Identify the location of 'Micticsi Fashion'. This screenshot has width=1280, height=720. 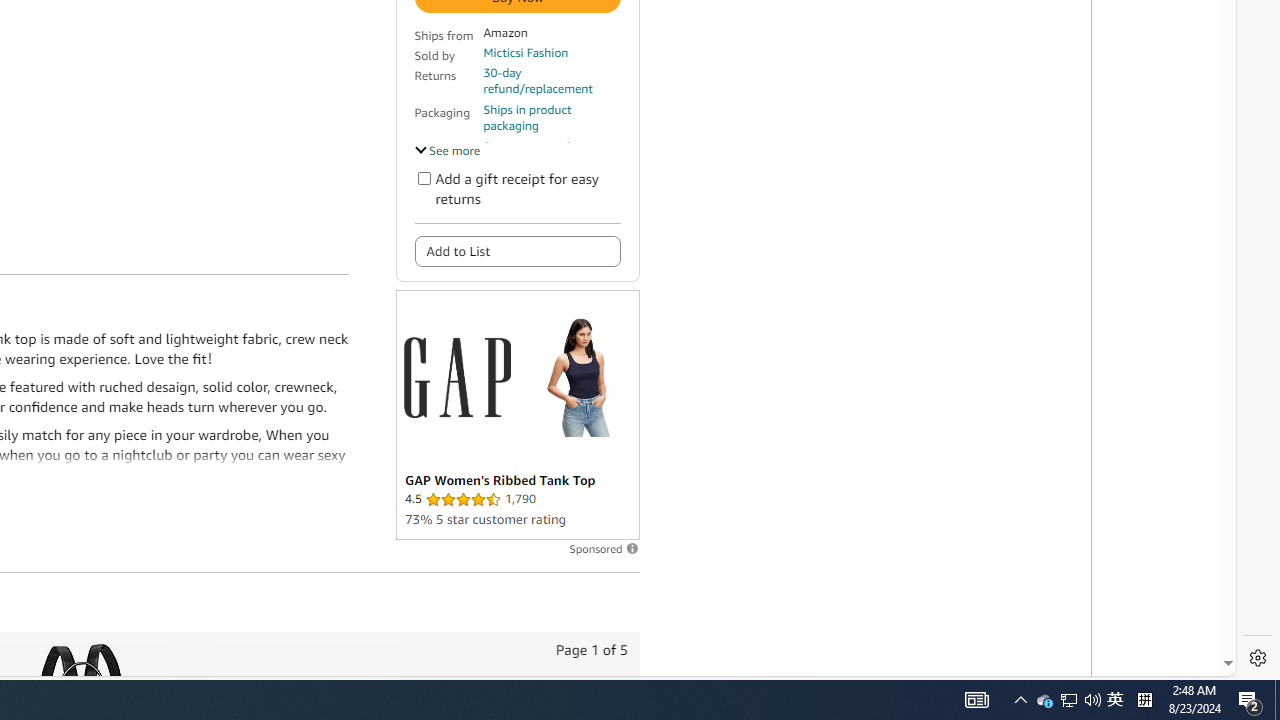
(526, 51).